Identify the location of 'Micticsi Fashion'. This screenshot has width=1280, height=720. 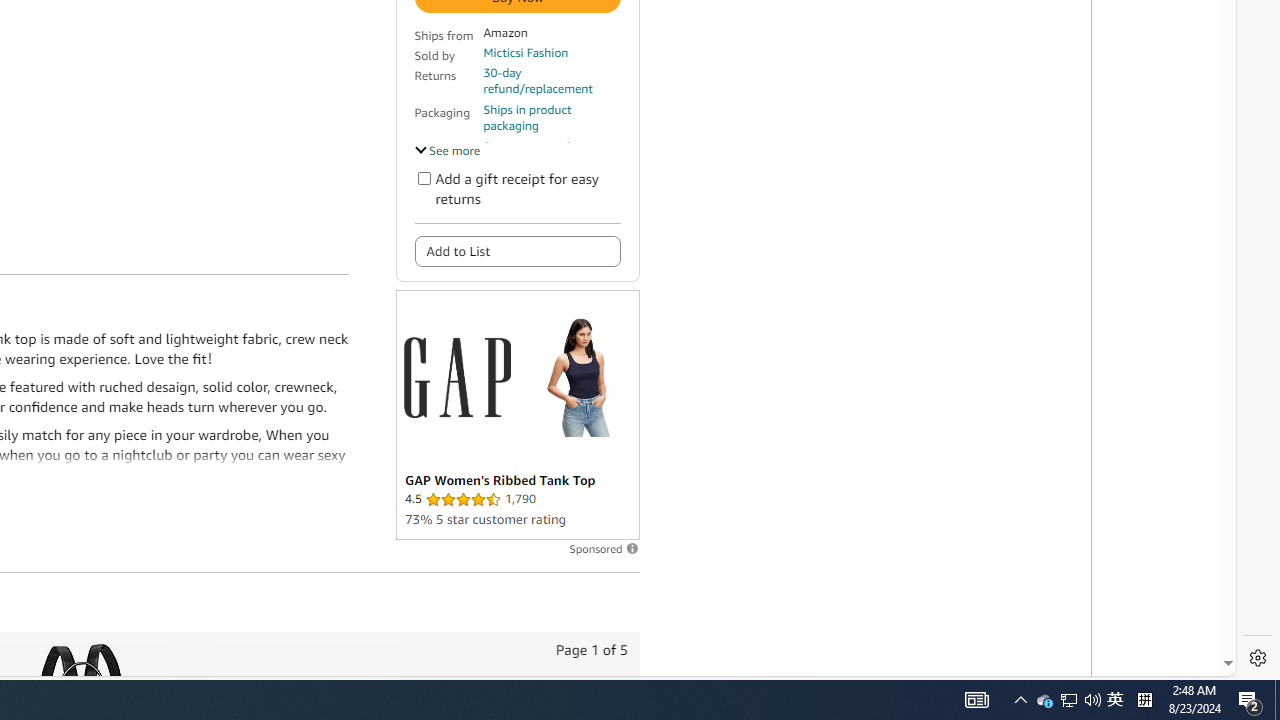
(526, 51).